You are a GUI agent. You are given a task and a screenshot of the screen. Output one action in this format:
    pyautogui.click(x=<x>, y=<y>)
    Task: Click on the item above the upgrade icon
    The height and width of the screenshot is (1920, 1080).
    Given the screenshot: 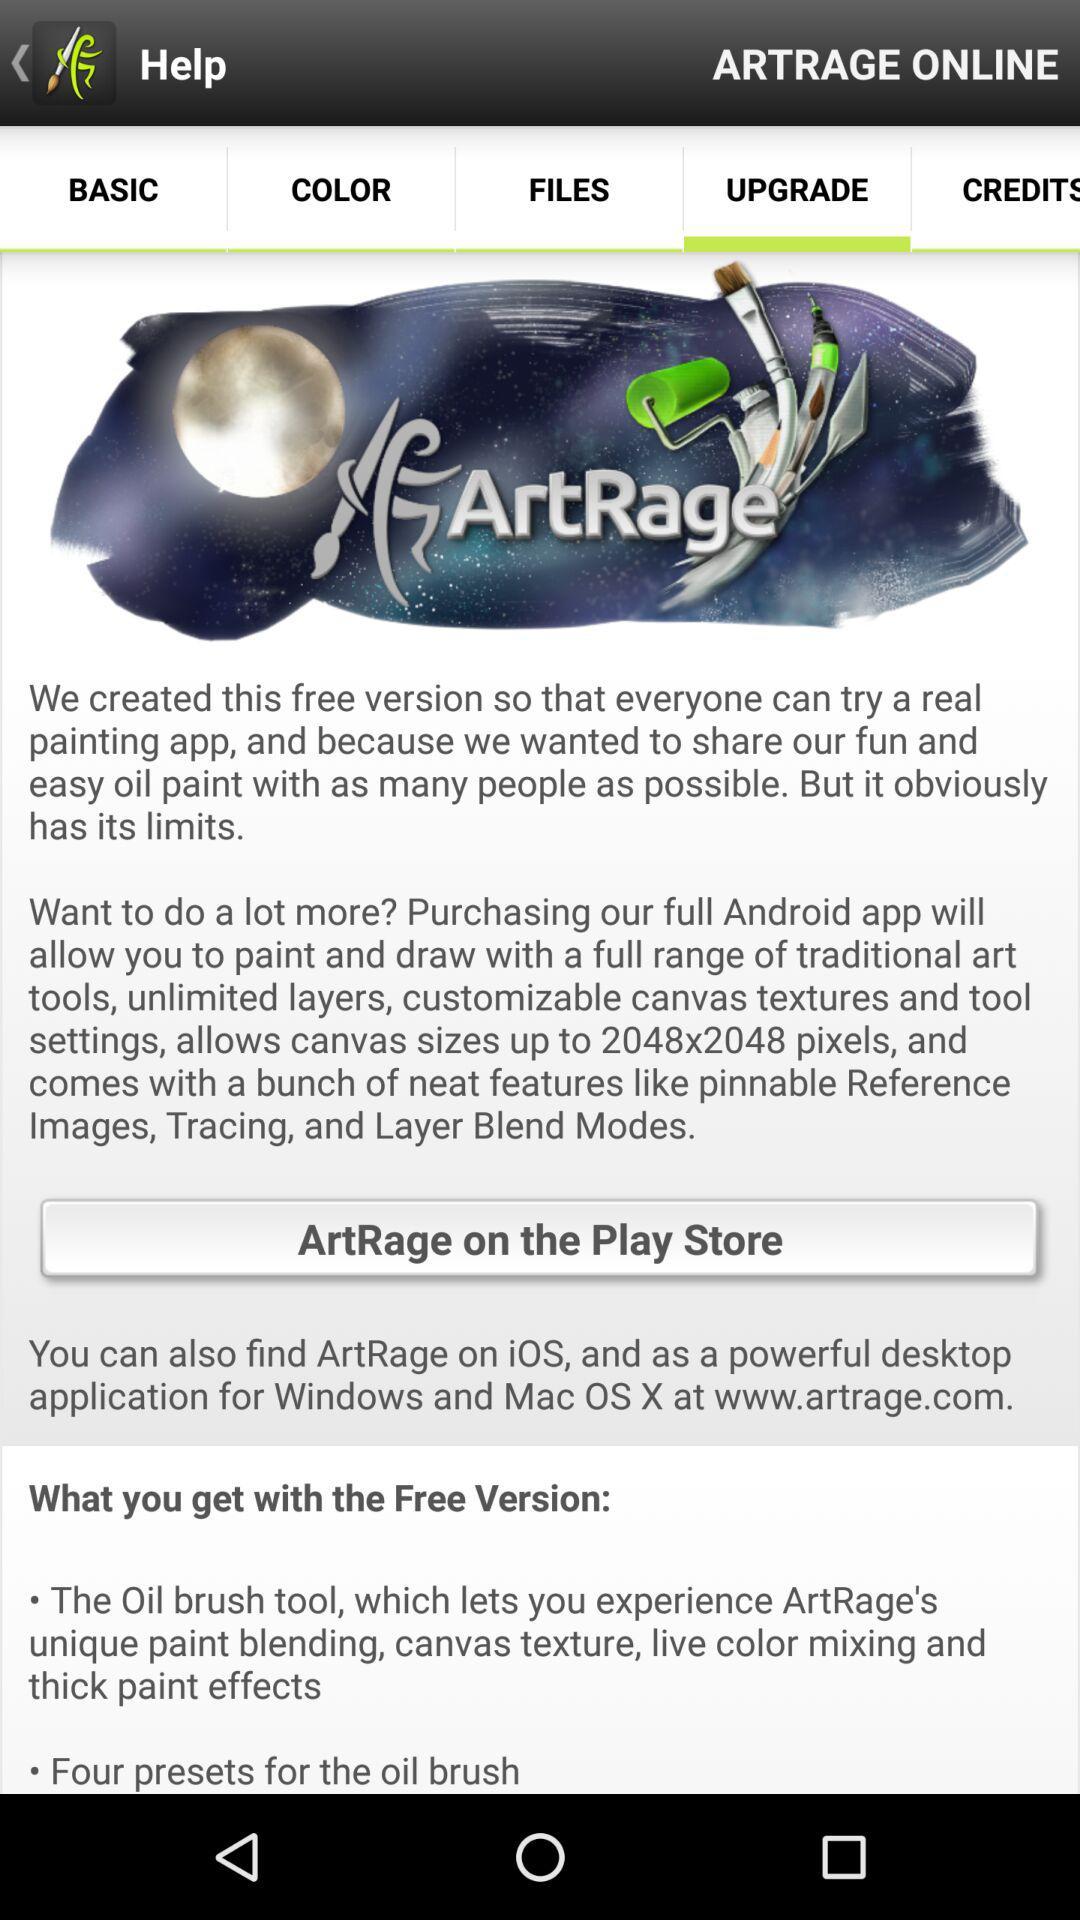 What is the action you would take?
    pyautogui.click(x=884, y=62)
    